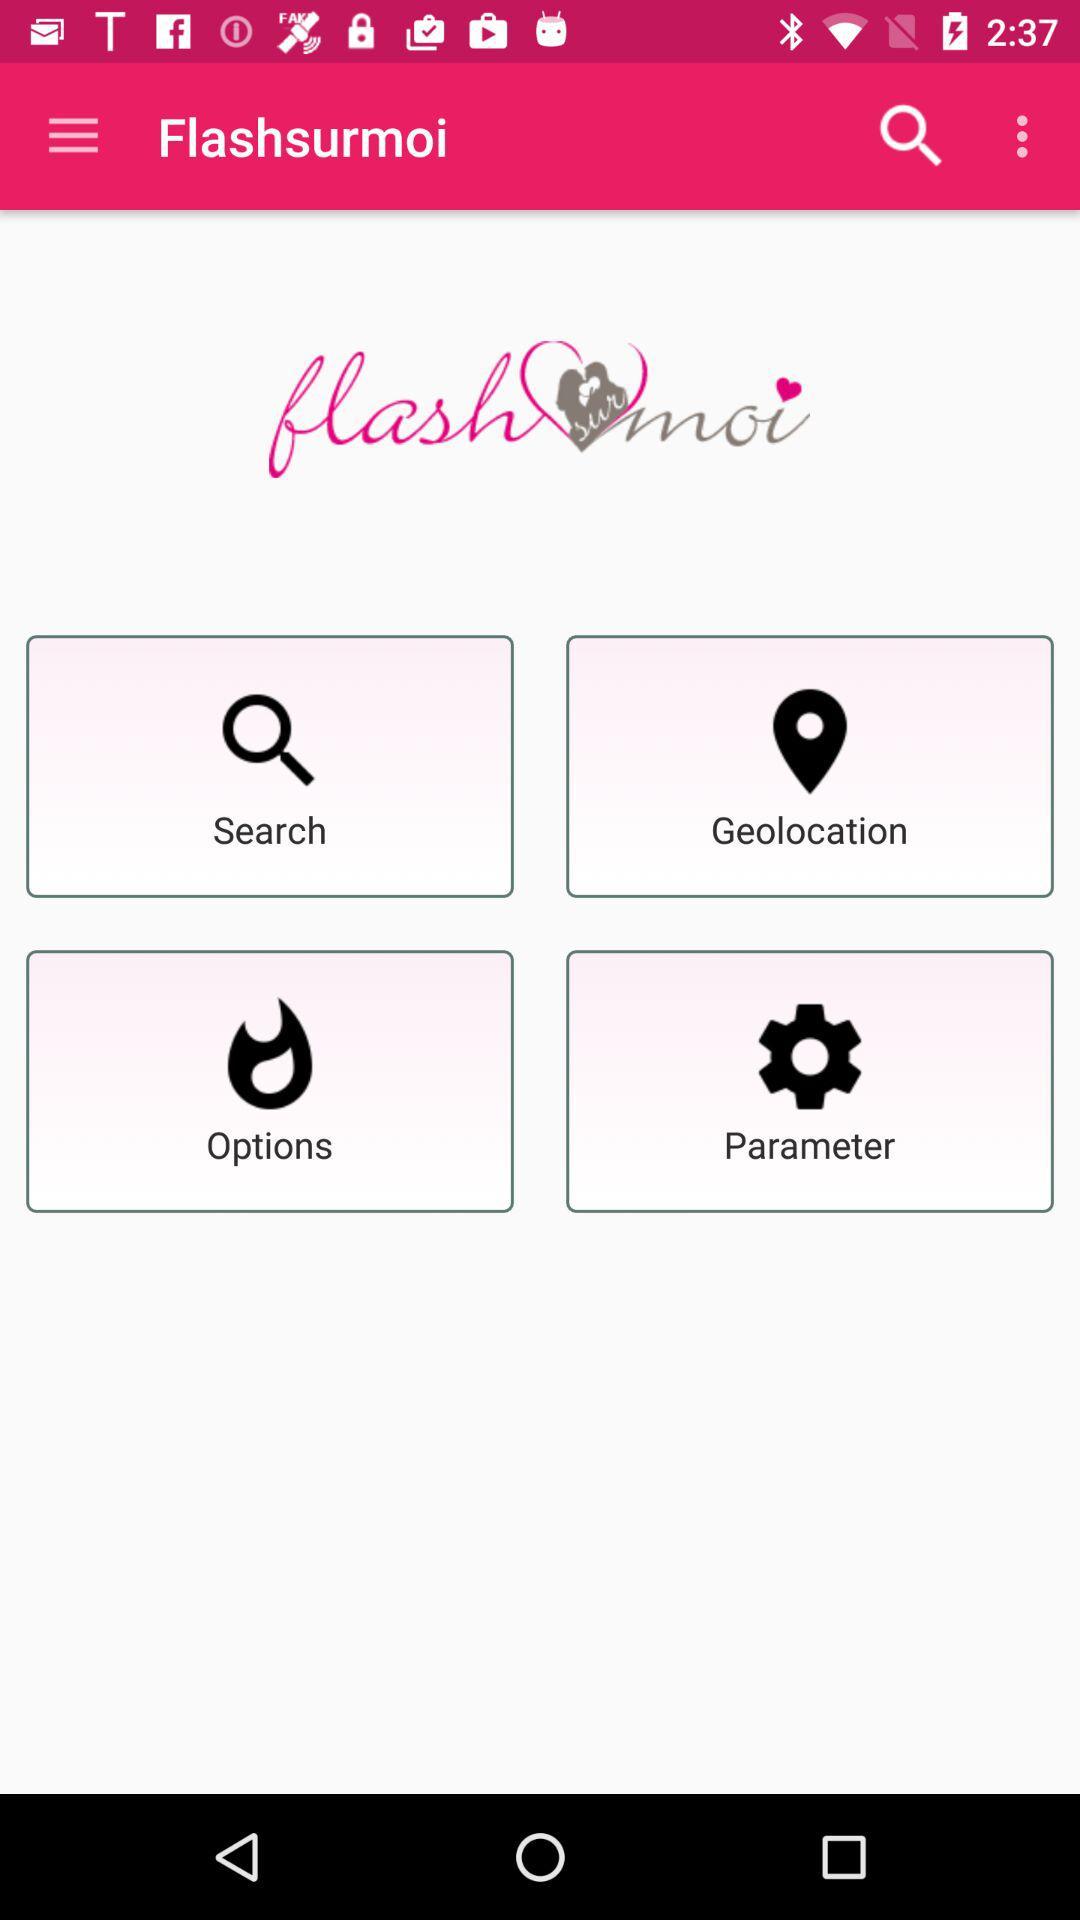 The width and height of the screenshot is (1080, 1920). I want to click on show options, so click(270, 1055).